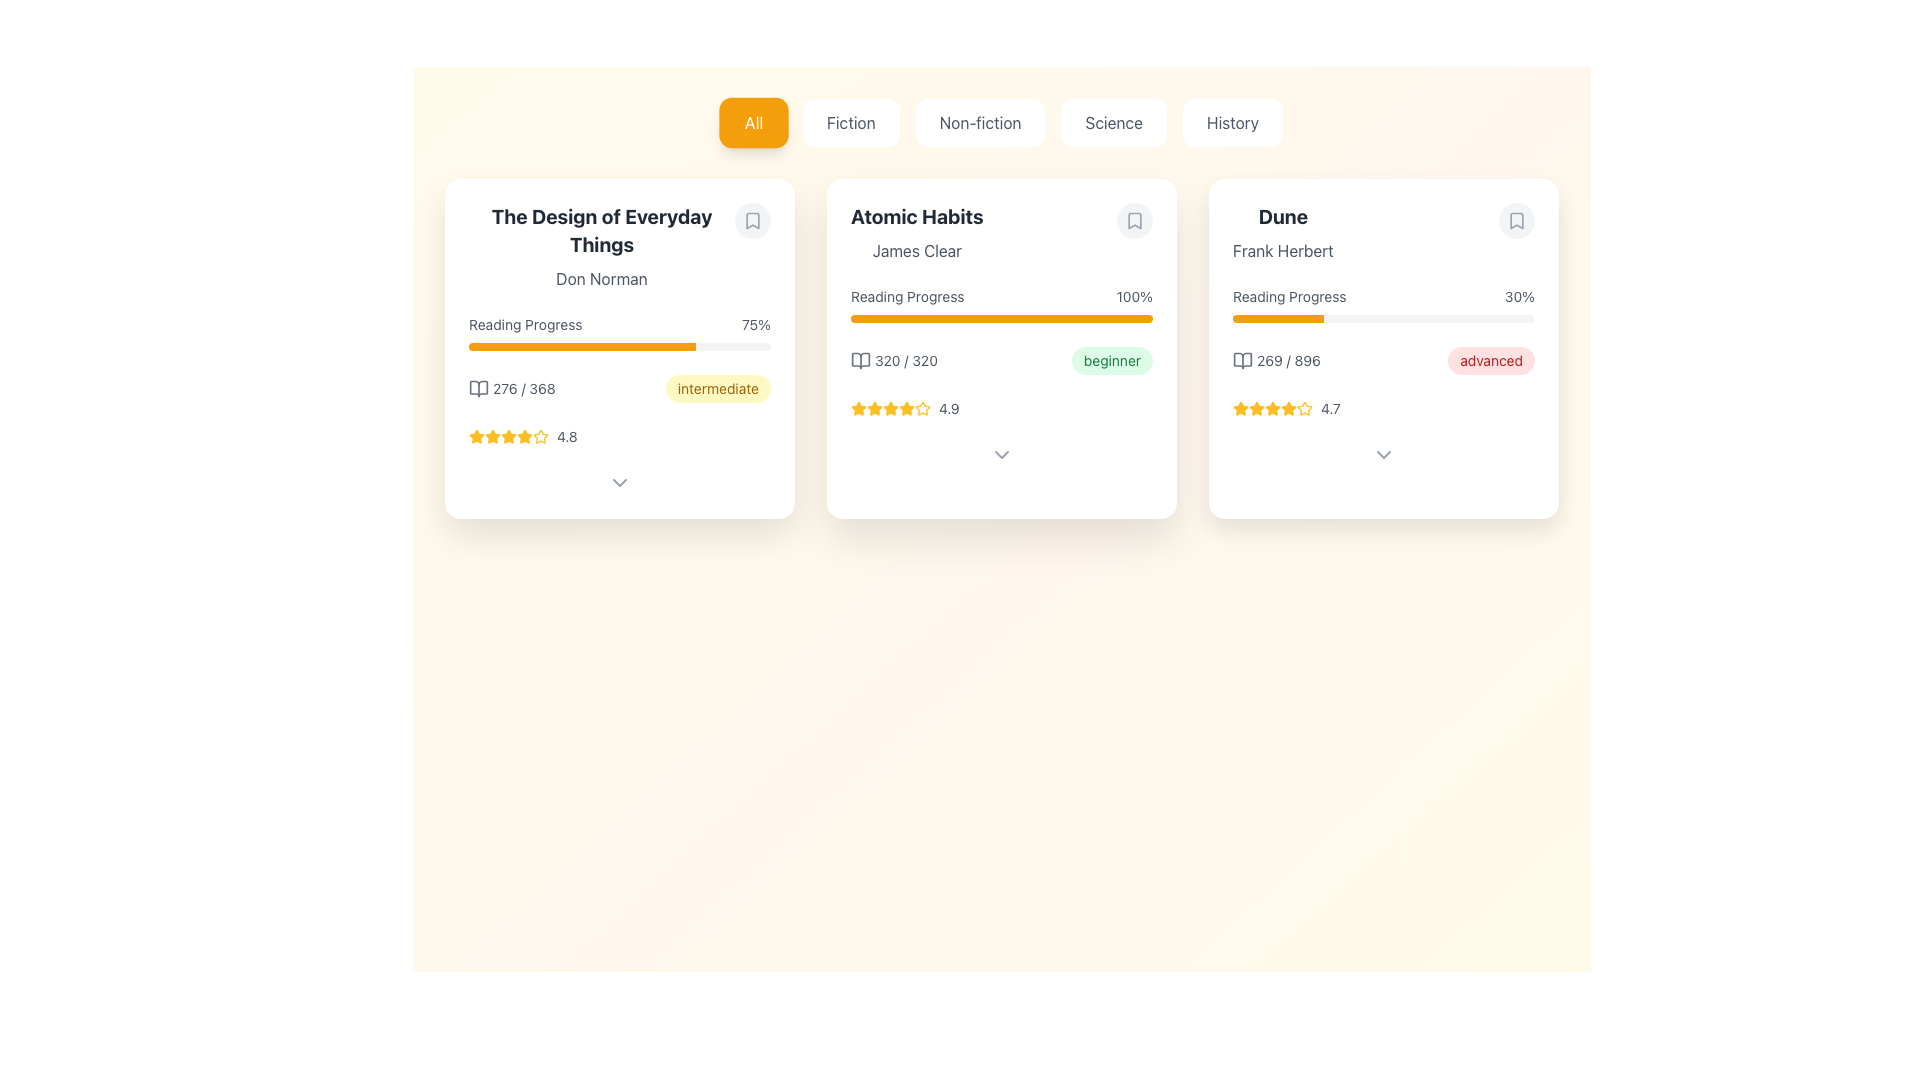 The image size is (1920, 1080). Describe the element at coordinates (478, 389) in the screenshot. I see `the visual representation of the open book icon located in the top-right area of the card labeled 'The Design of Everyday Things'` at that location.